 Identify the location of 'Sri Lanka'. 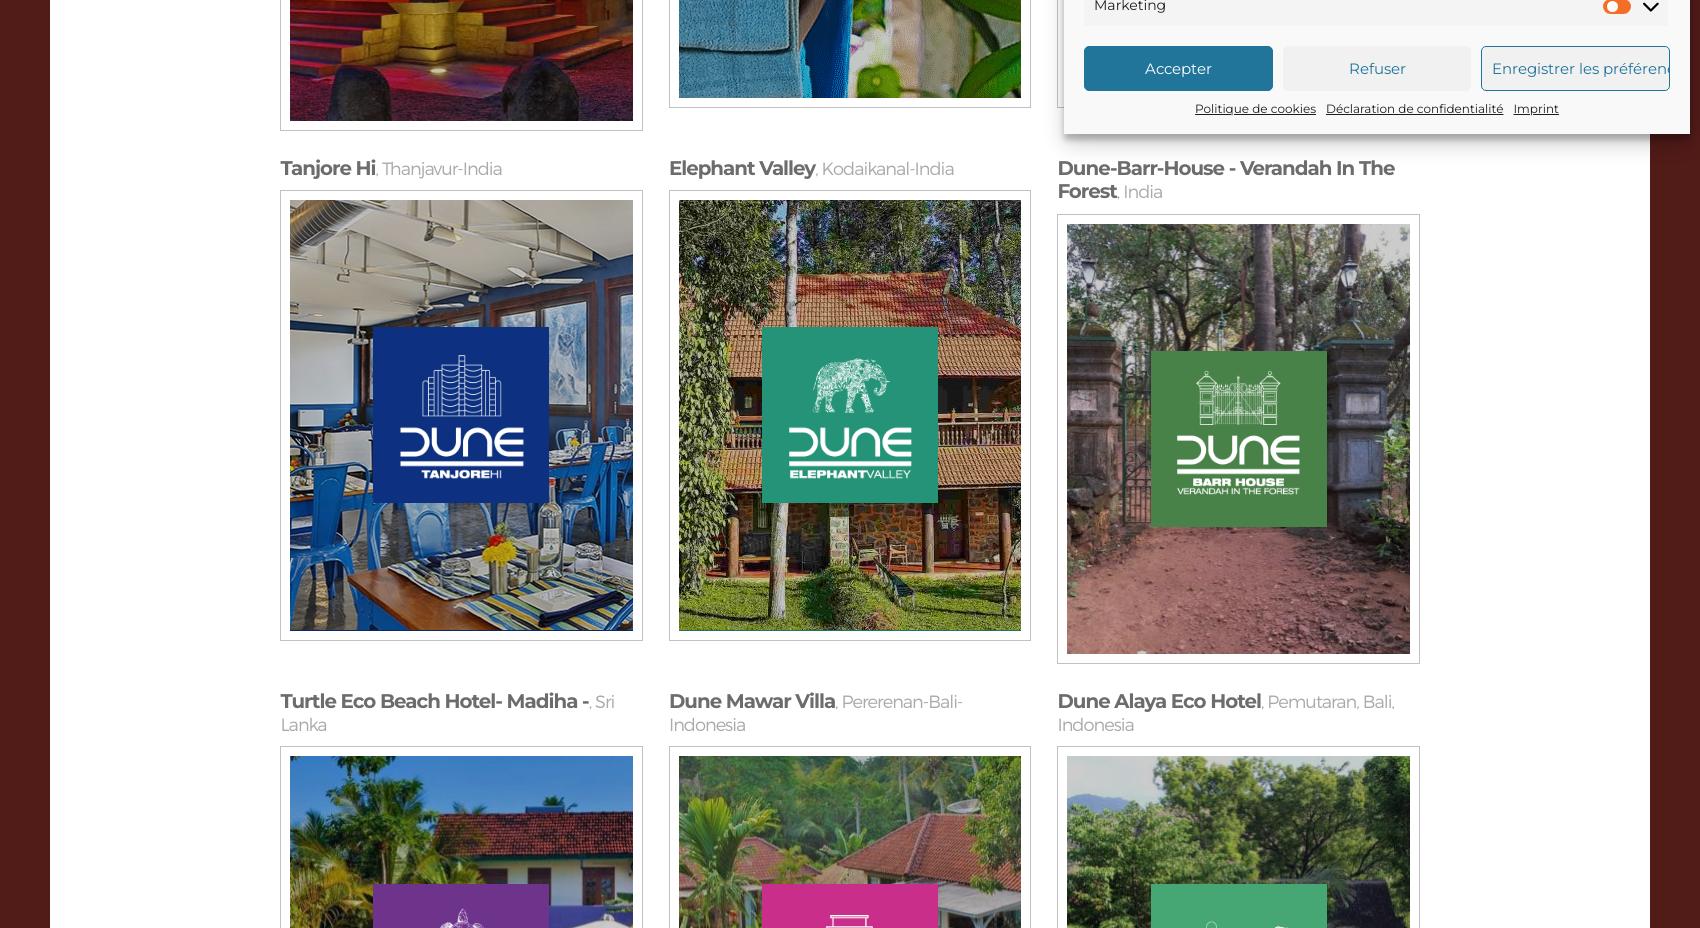
(446, 713).